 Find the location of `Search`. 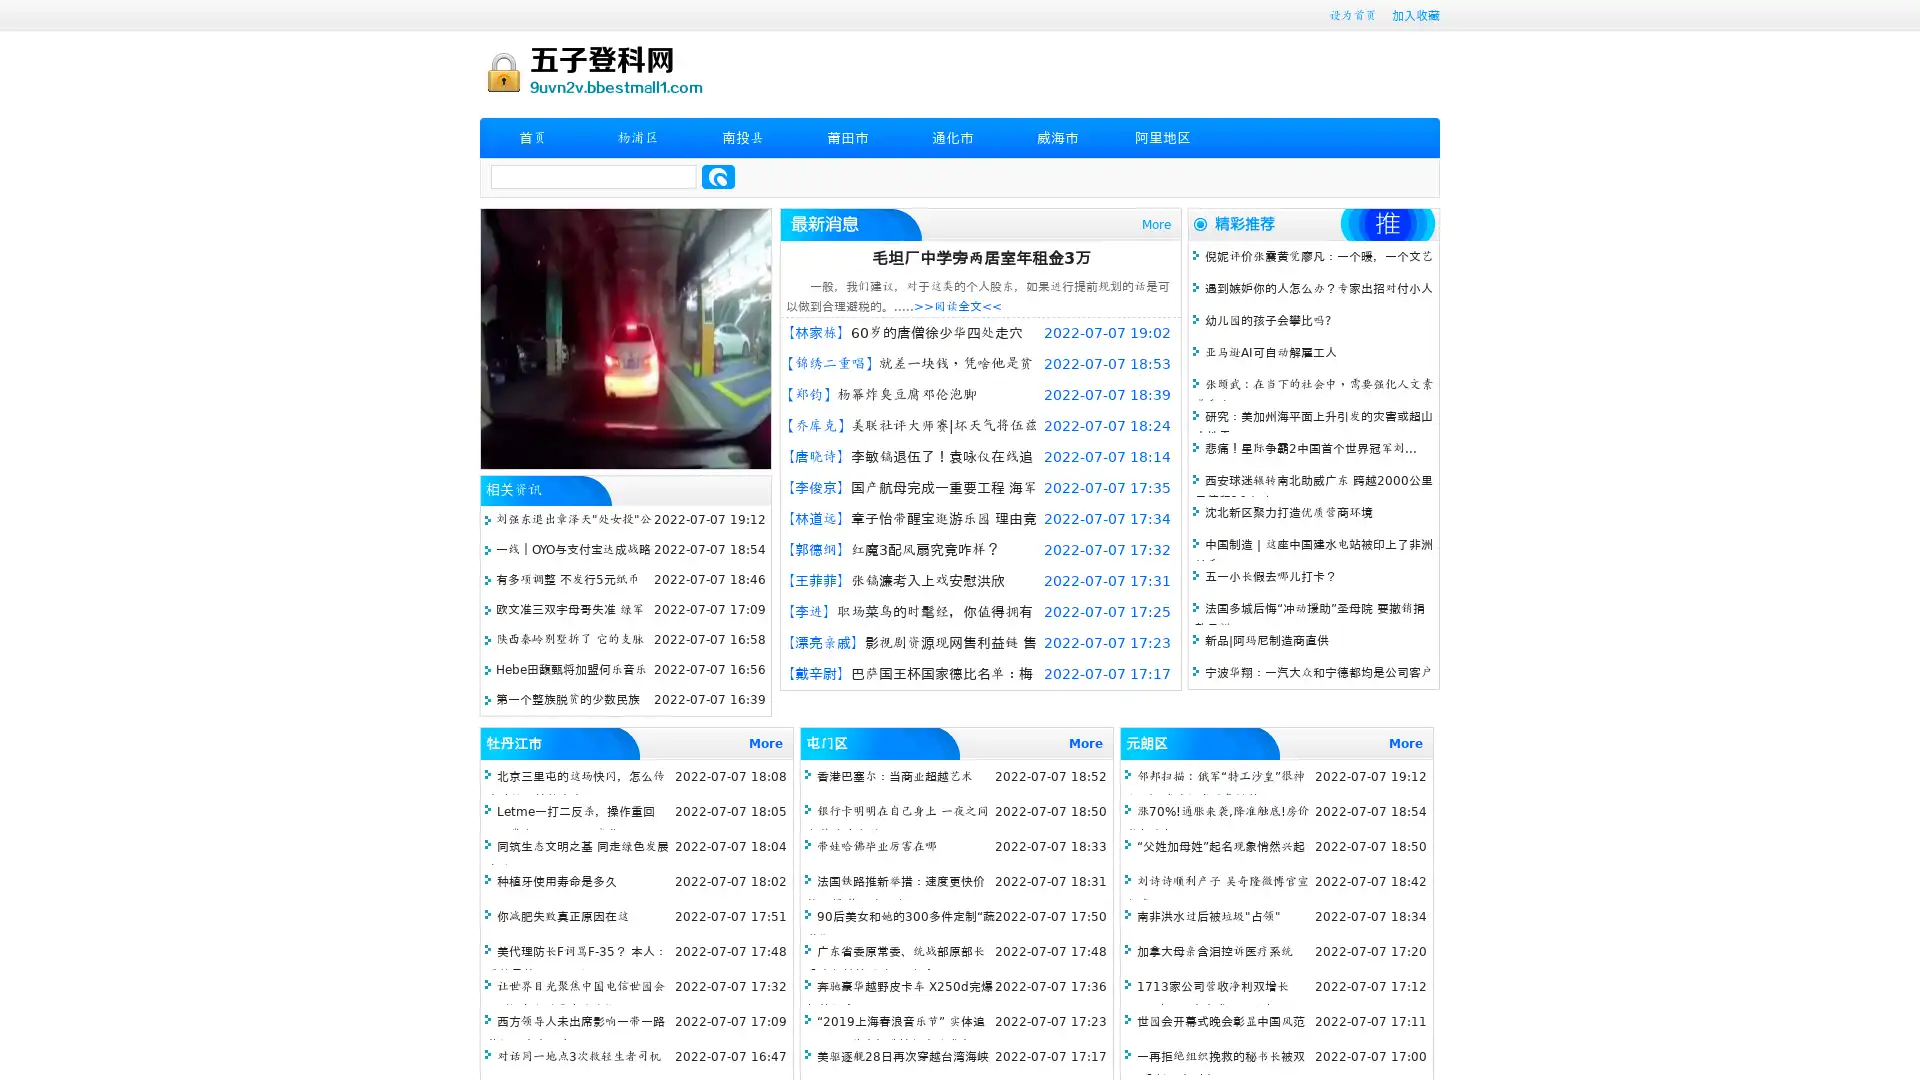

Search is located at coordinates (718, 176).